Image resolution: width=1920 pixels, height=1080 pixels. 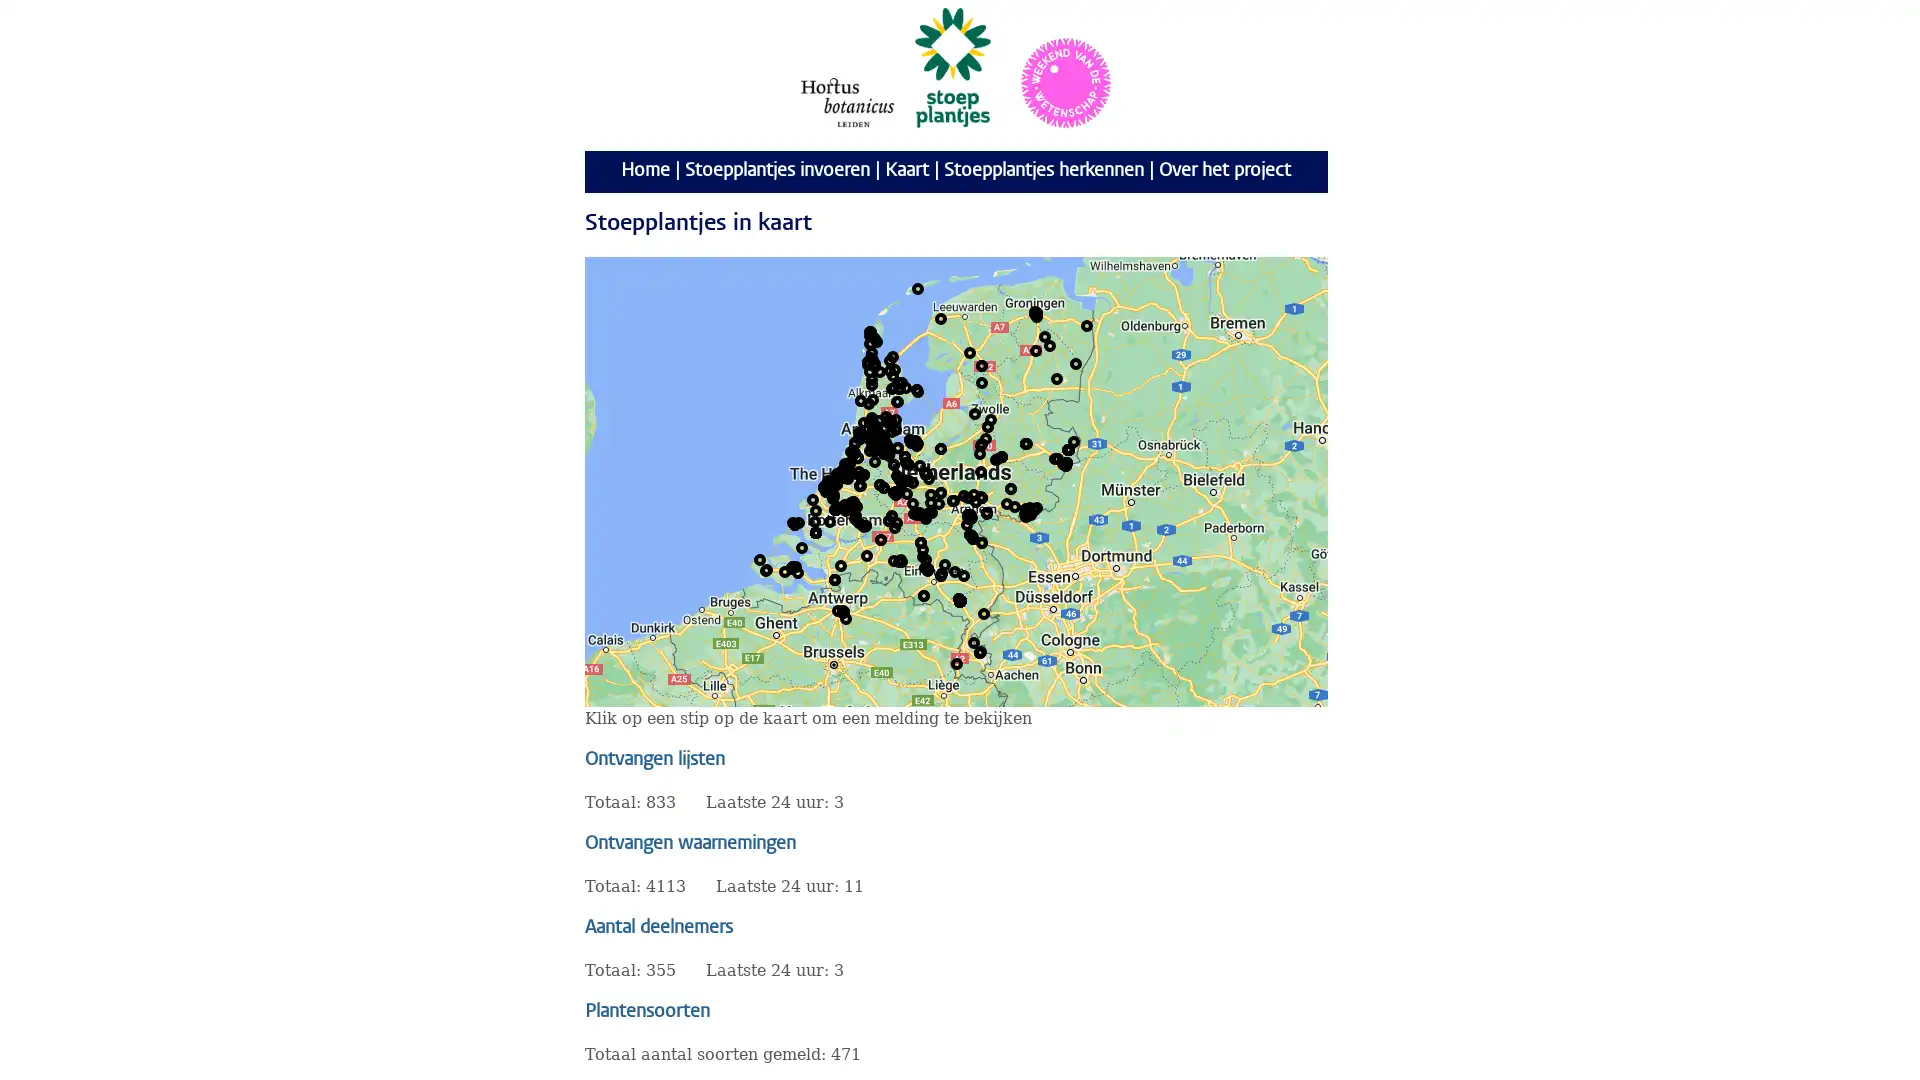 What do you see at coordinates (868, 427) in the screenshot?
I see `Telling van op 13 januari 2022` at bounding box center [868, 427].